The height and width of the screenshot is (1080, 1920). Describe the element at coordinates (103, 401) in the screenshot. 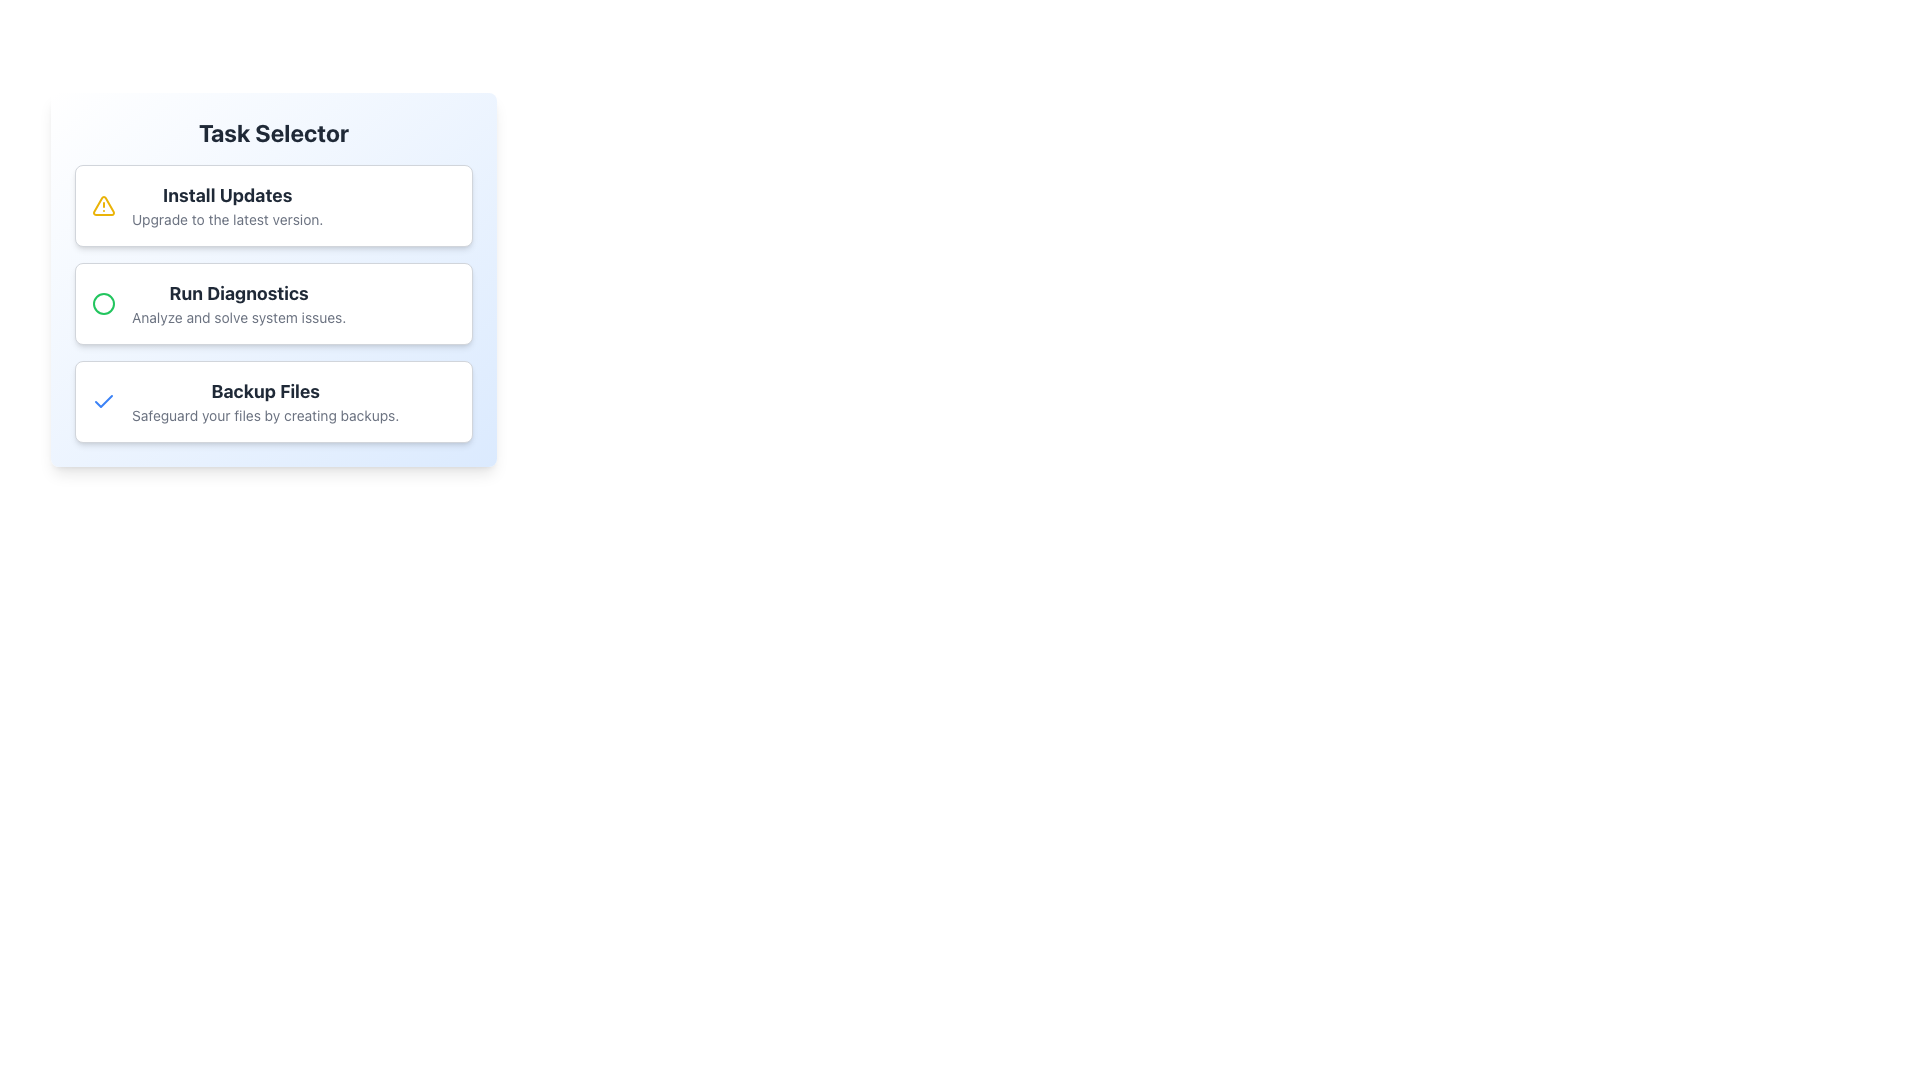

I see `the 'Backup Files' icon, which is the checkmark located in the top-left area of the button group, specifically the third option from the top` at that location.